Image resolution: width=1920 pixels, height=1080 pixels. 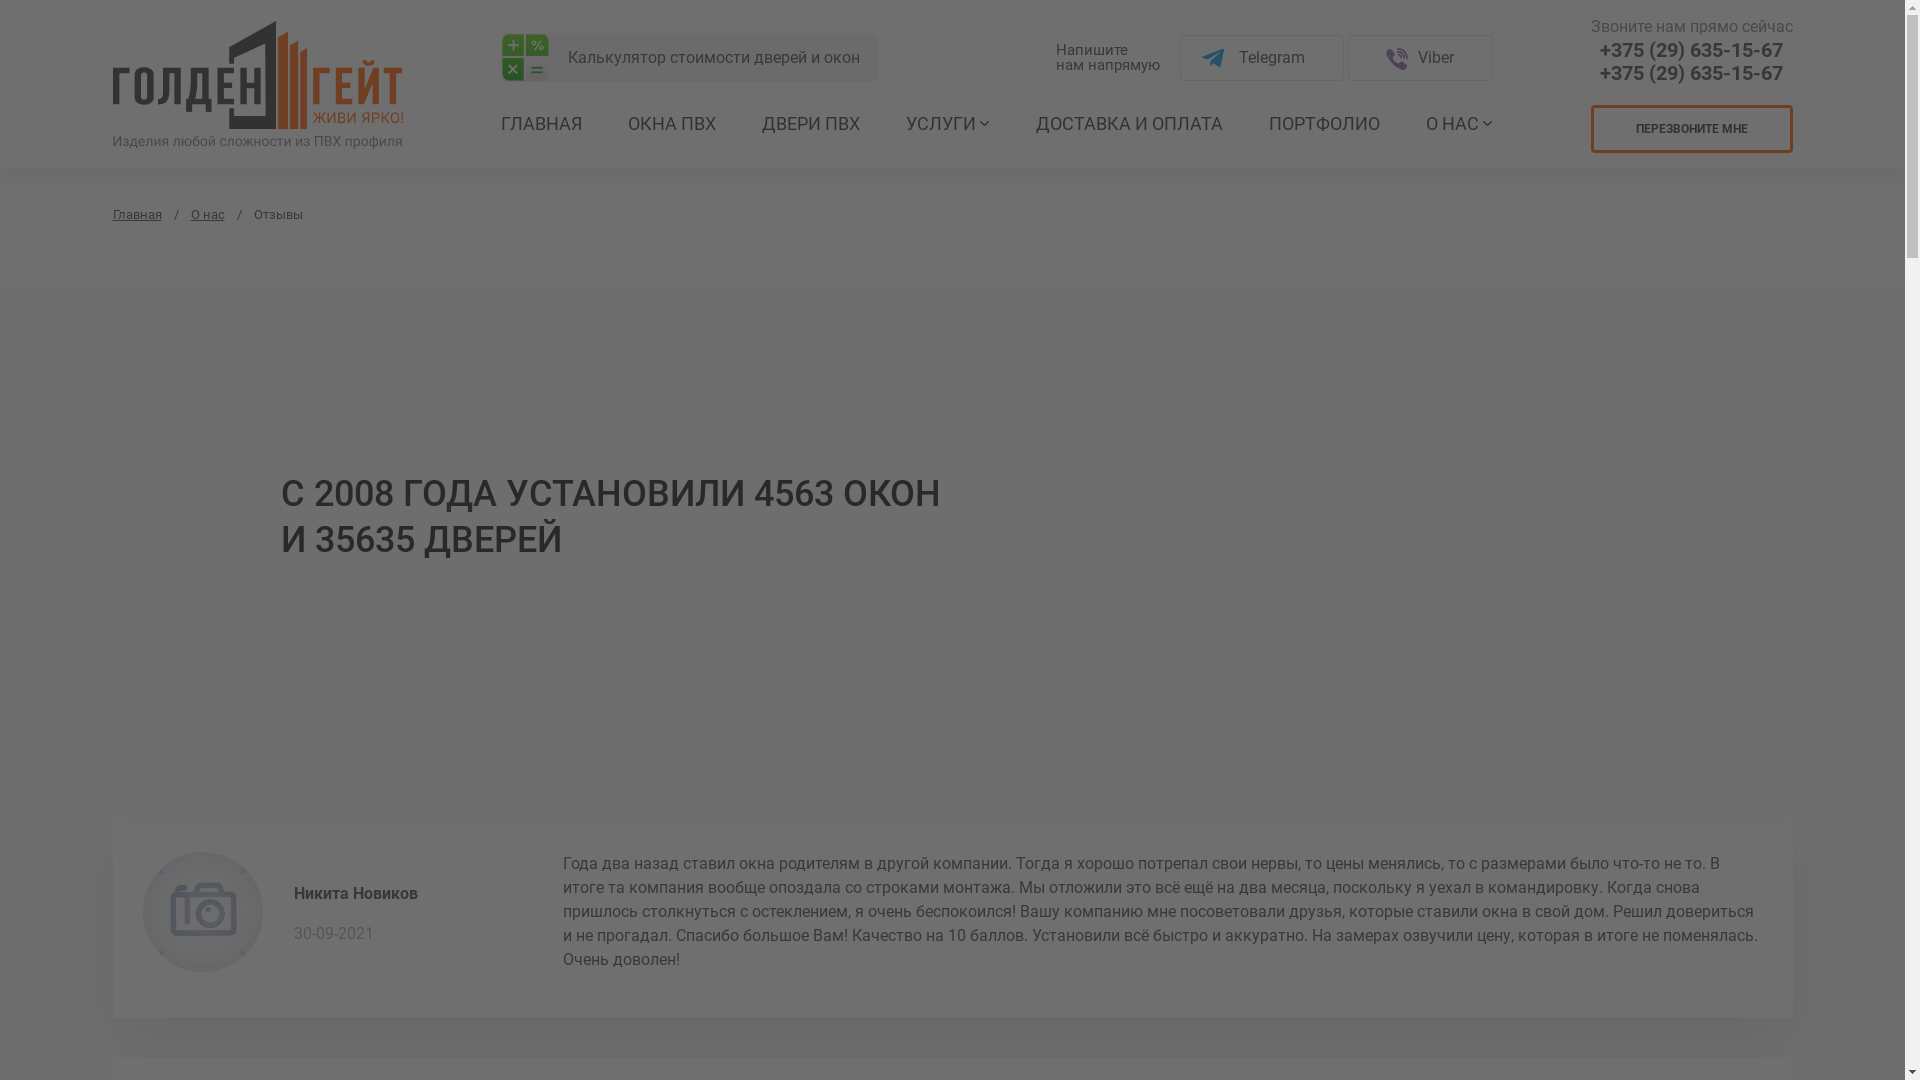 What do you see at coordinates (1690, 49) in the screenshot?
I see `'+375 (29) 635-15-67'` at bounding box center [1690, 49].